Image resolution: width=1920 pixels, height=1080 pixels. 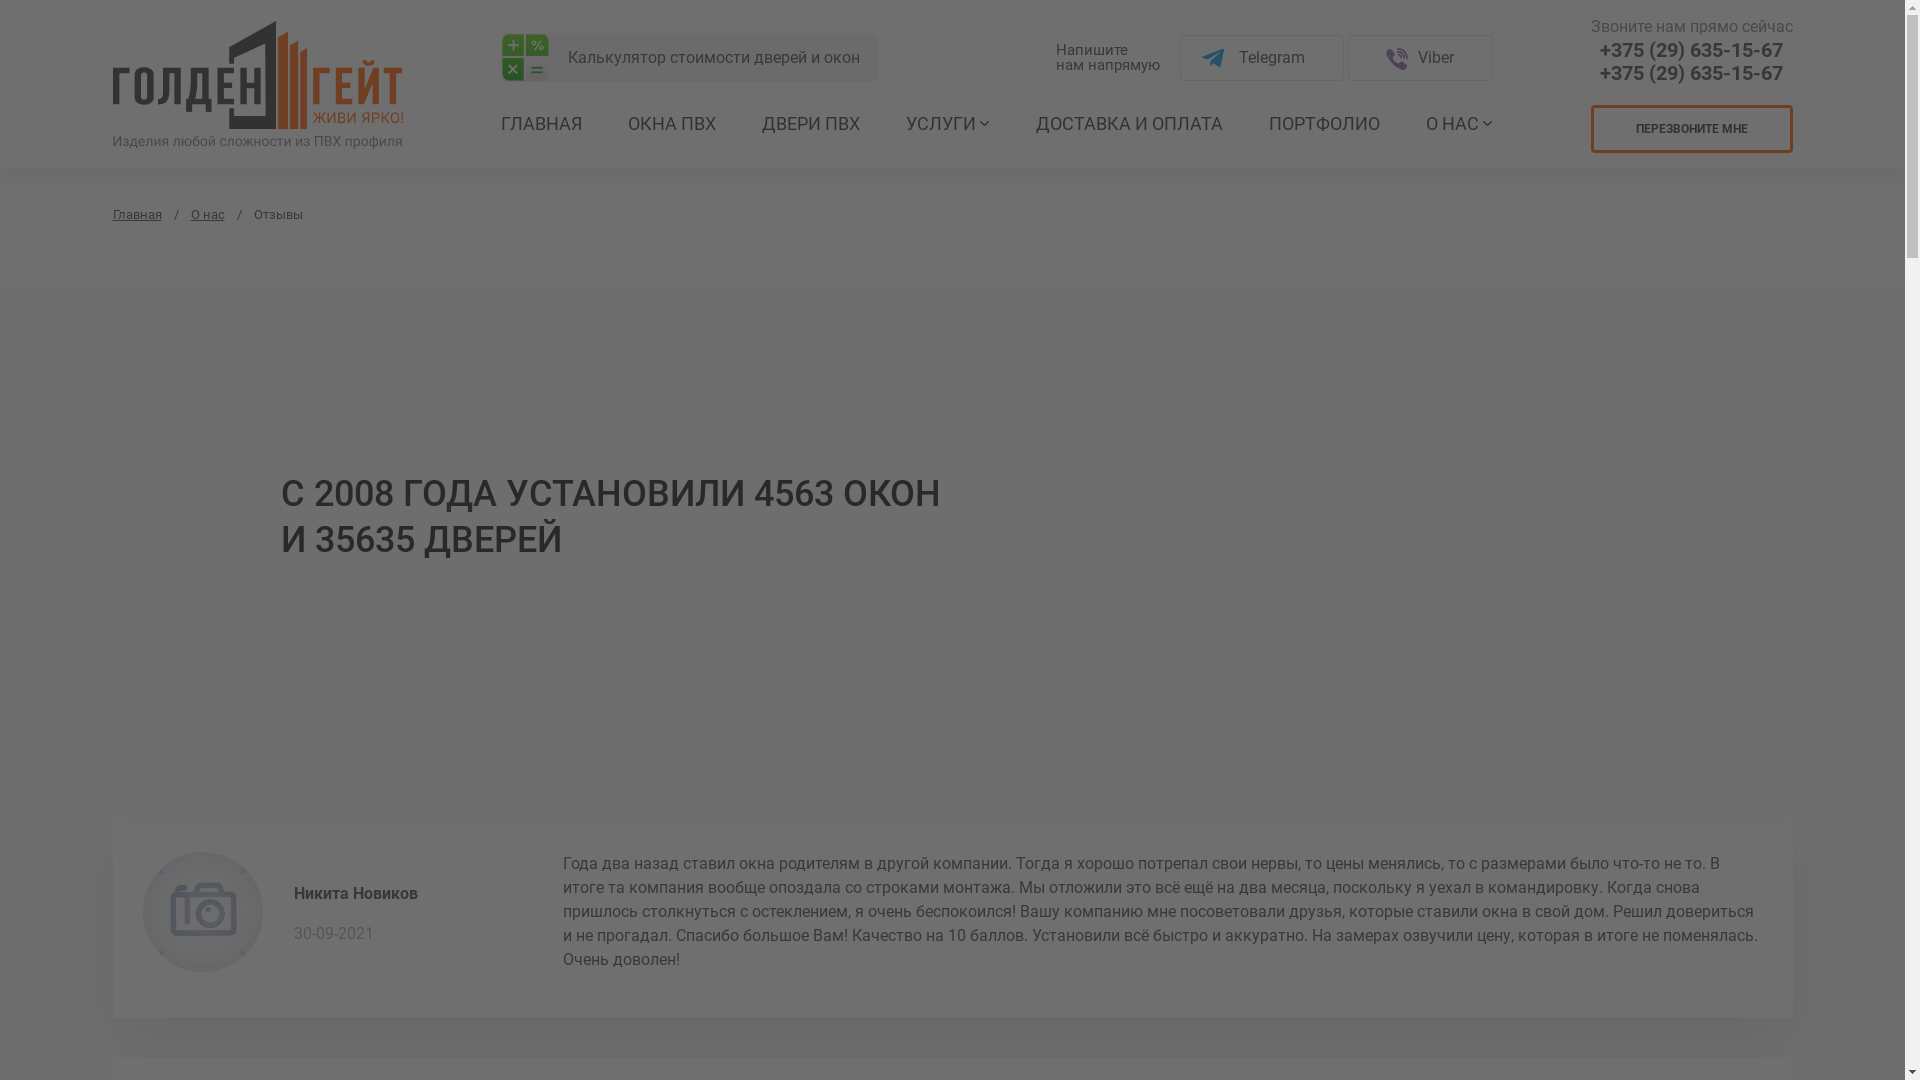 What do you see at coordinates (1690, 49) in the screenshot?
I see `'+375 (29) 635-15-67'` at bounding box center [1690, 49].